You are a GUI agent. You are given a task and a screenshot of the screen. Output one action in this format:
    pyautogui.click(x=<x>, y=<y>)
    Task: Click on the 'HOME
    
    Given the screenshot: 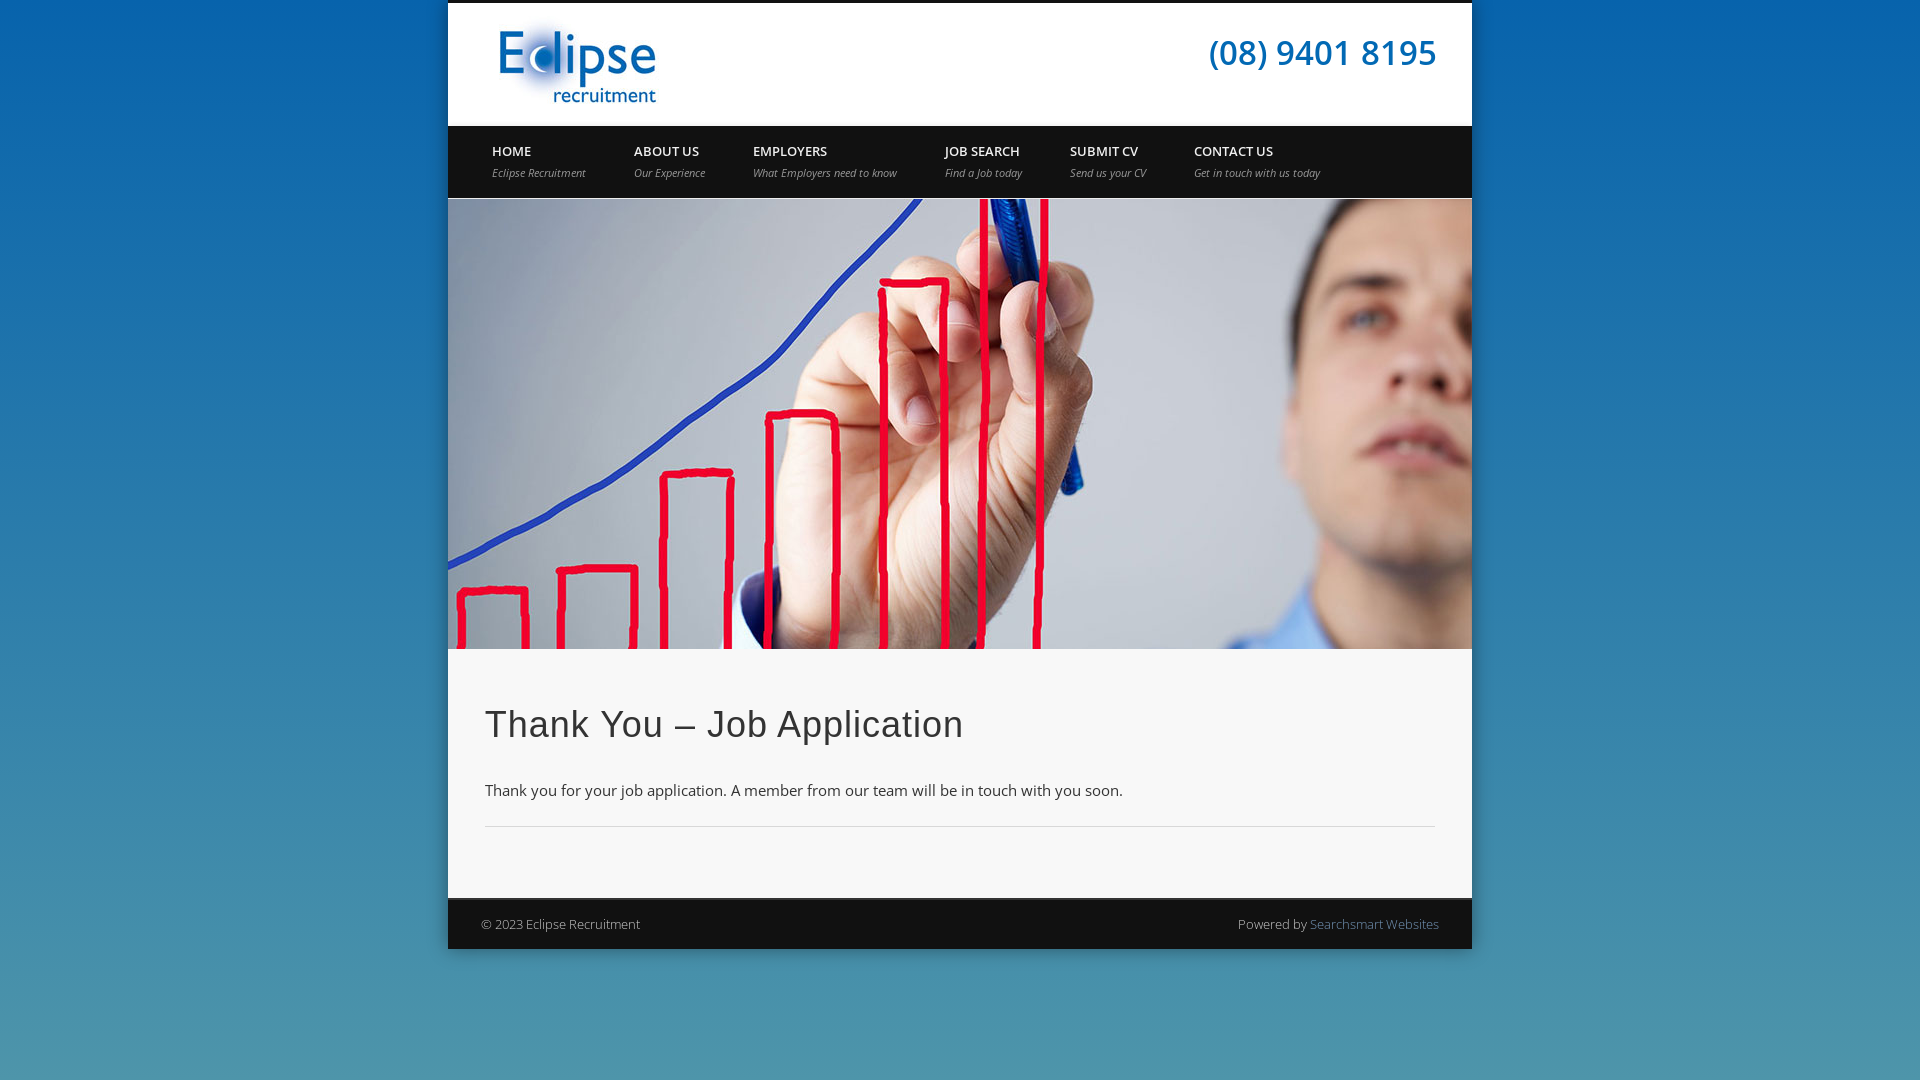 What is the action you would take?
    pyautogui.click(x=538, y=161)
    